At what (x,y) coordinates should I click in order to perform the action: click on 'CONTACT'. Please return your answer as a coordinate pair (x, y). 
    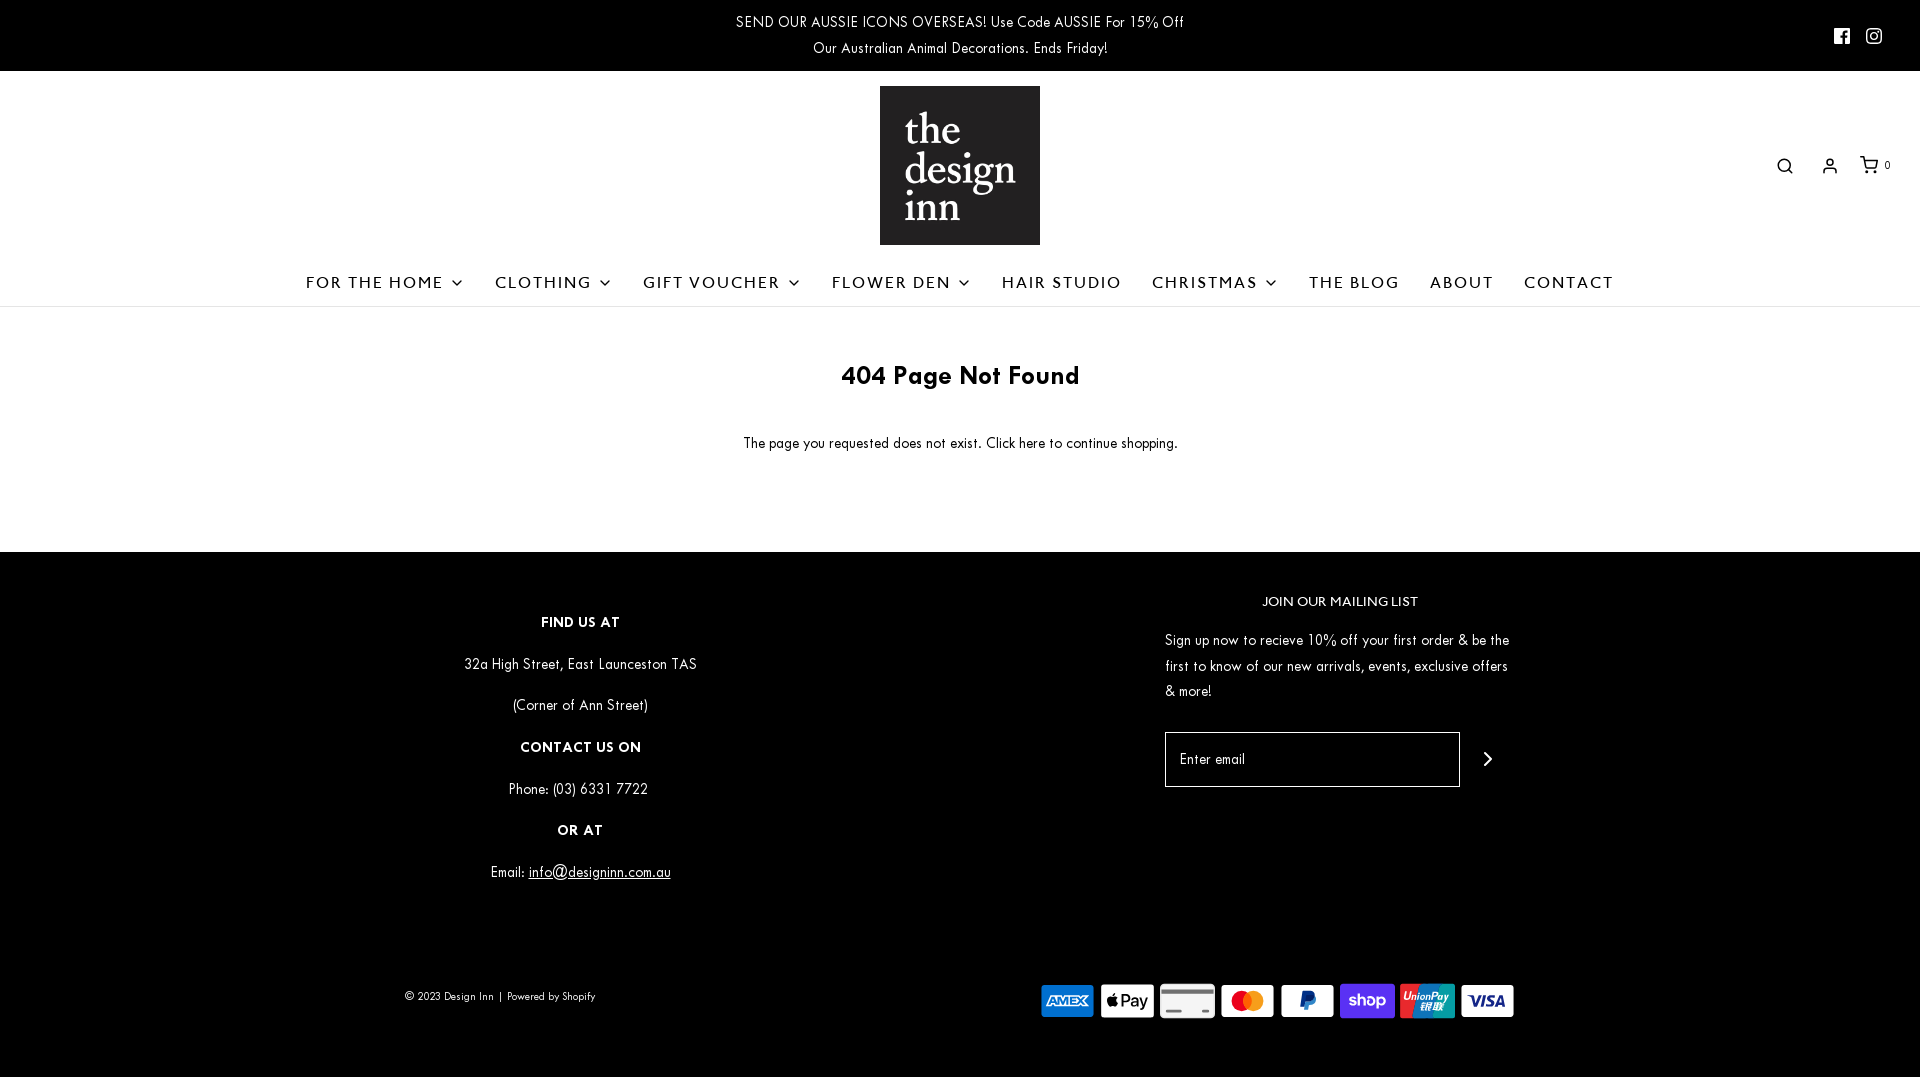
    Looking at the image, I should click on (1568, 282).